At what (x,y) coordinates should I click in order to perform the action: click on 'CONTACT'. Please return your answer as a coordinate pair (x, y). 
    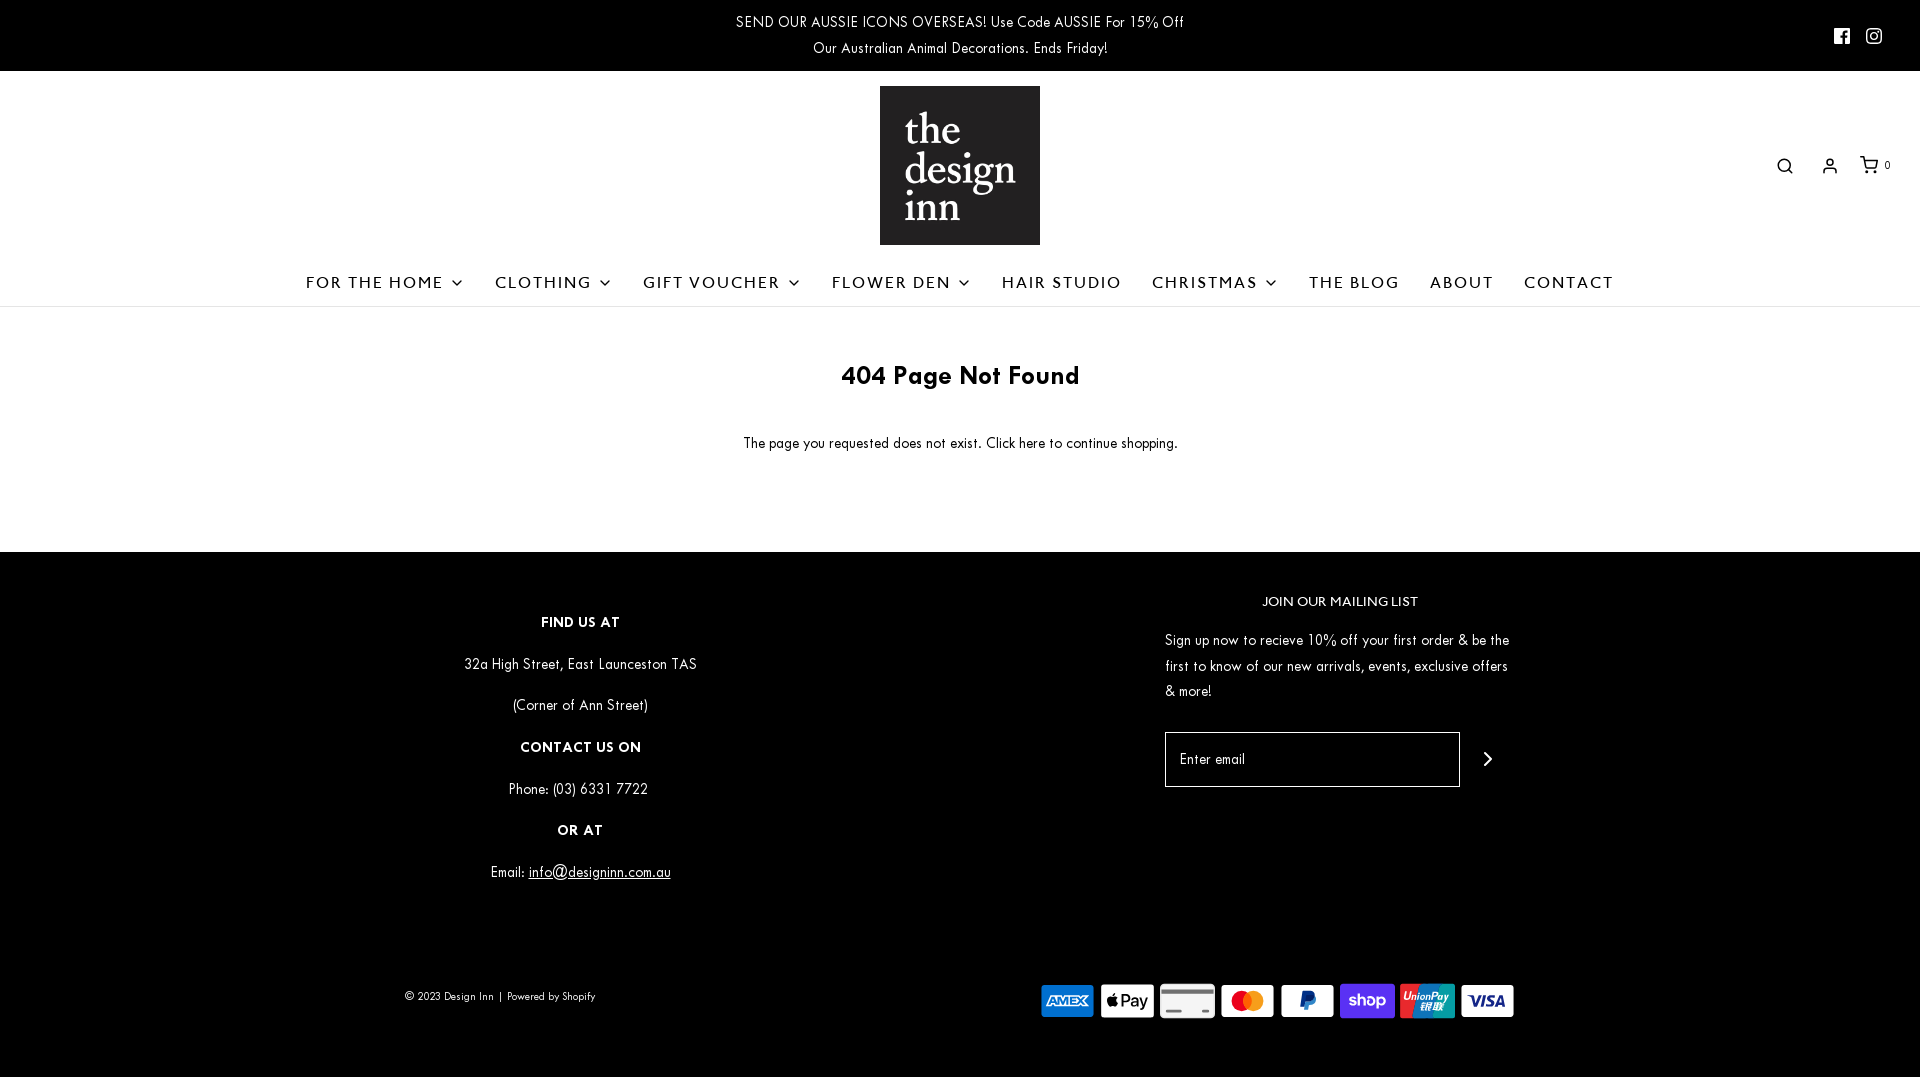
    Looking at the image, I should click on (1568, 282).